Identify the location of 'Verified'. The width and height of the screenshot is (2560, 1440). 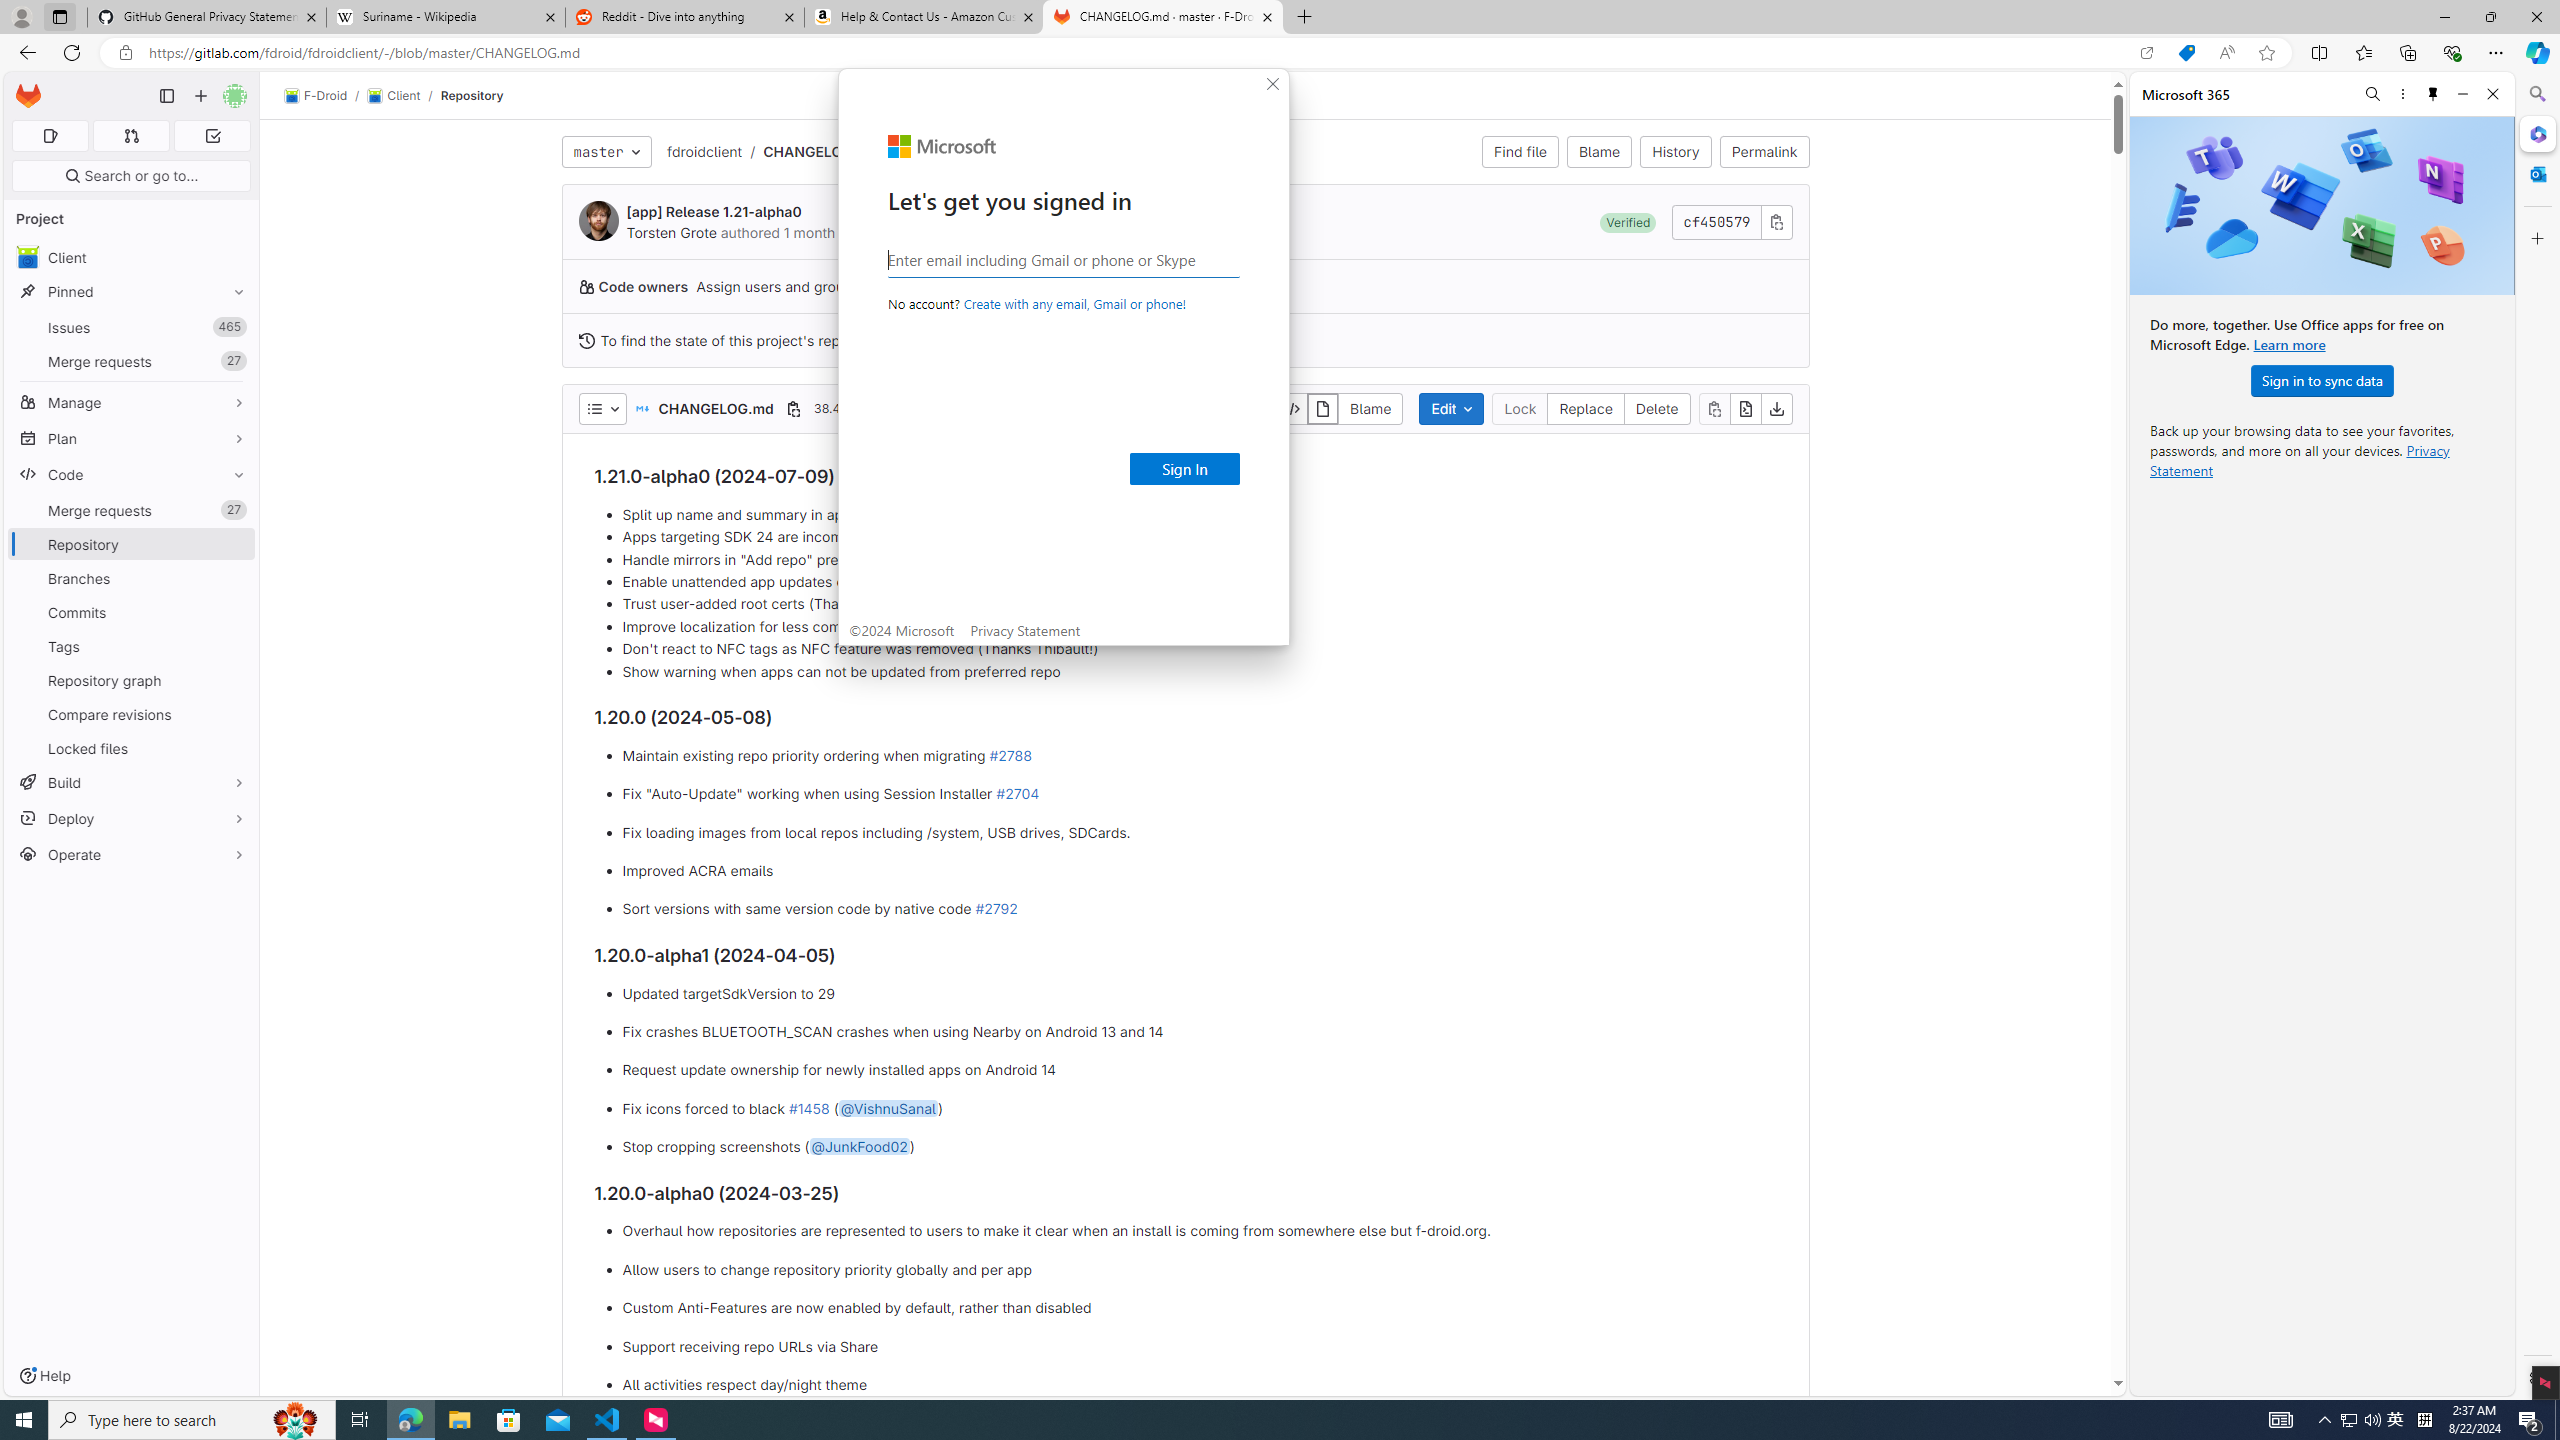
(1627, 222).